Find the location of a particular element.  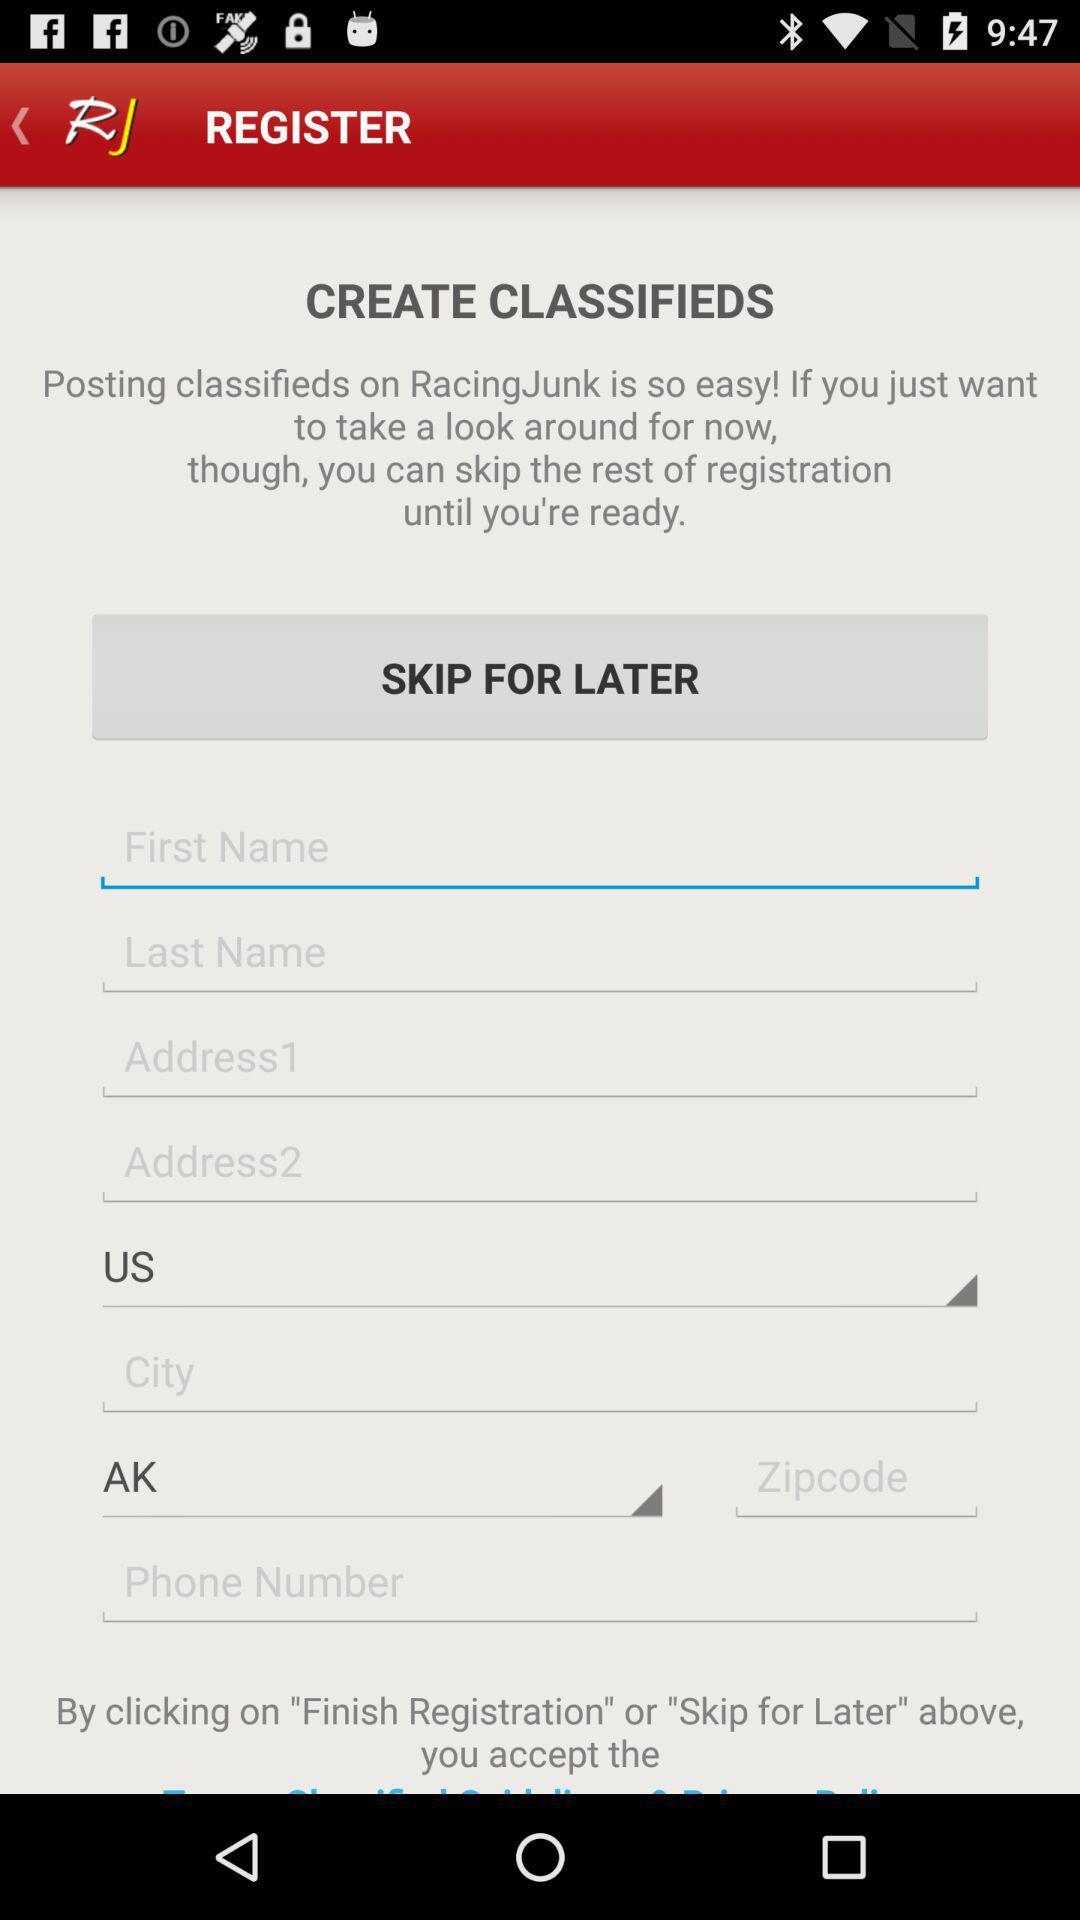

insert postal code is located at coordinates (855, 1475).